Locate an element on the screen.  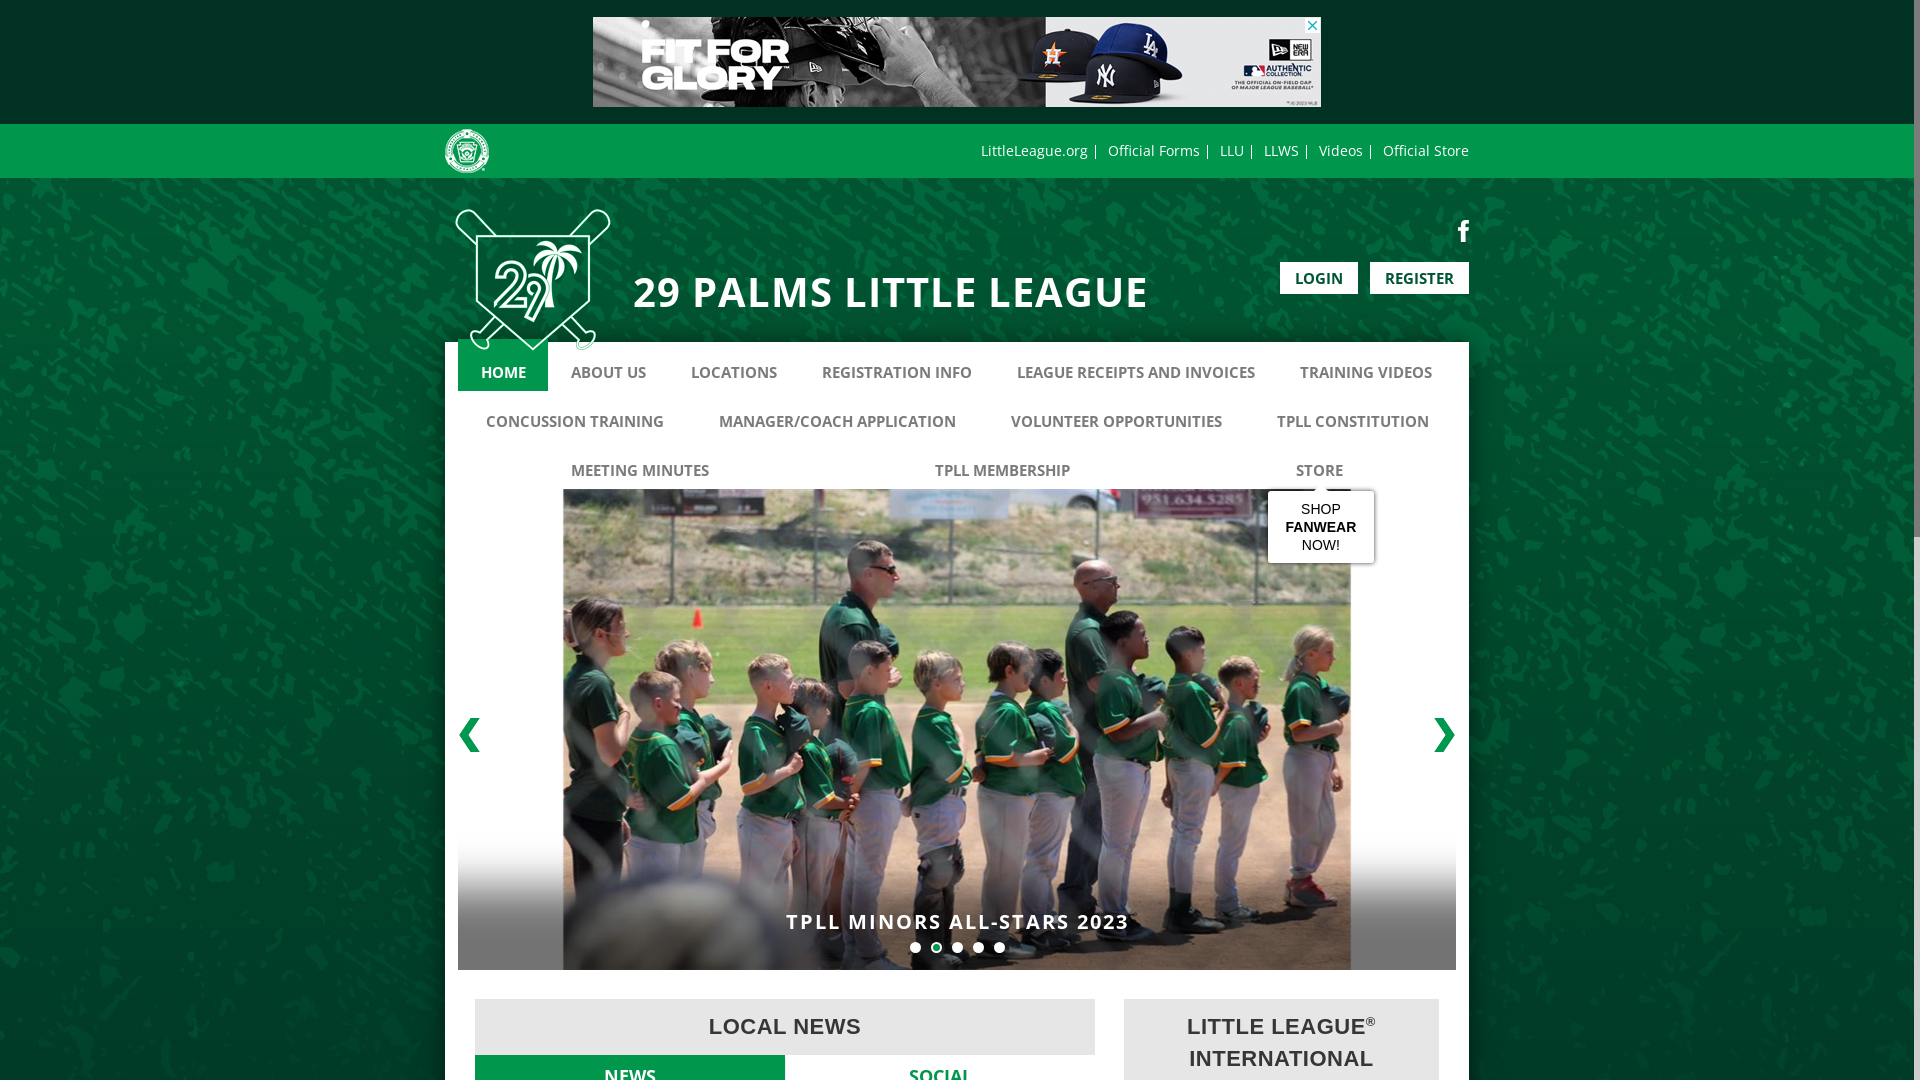
'TPLL CONSTITUTION' is located at coordinates (1352, 412).